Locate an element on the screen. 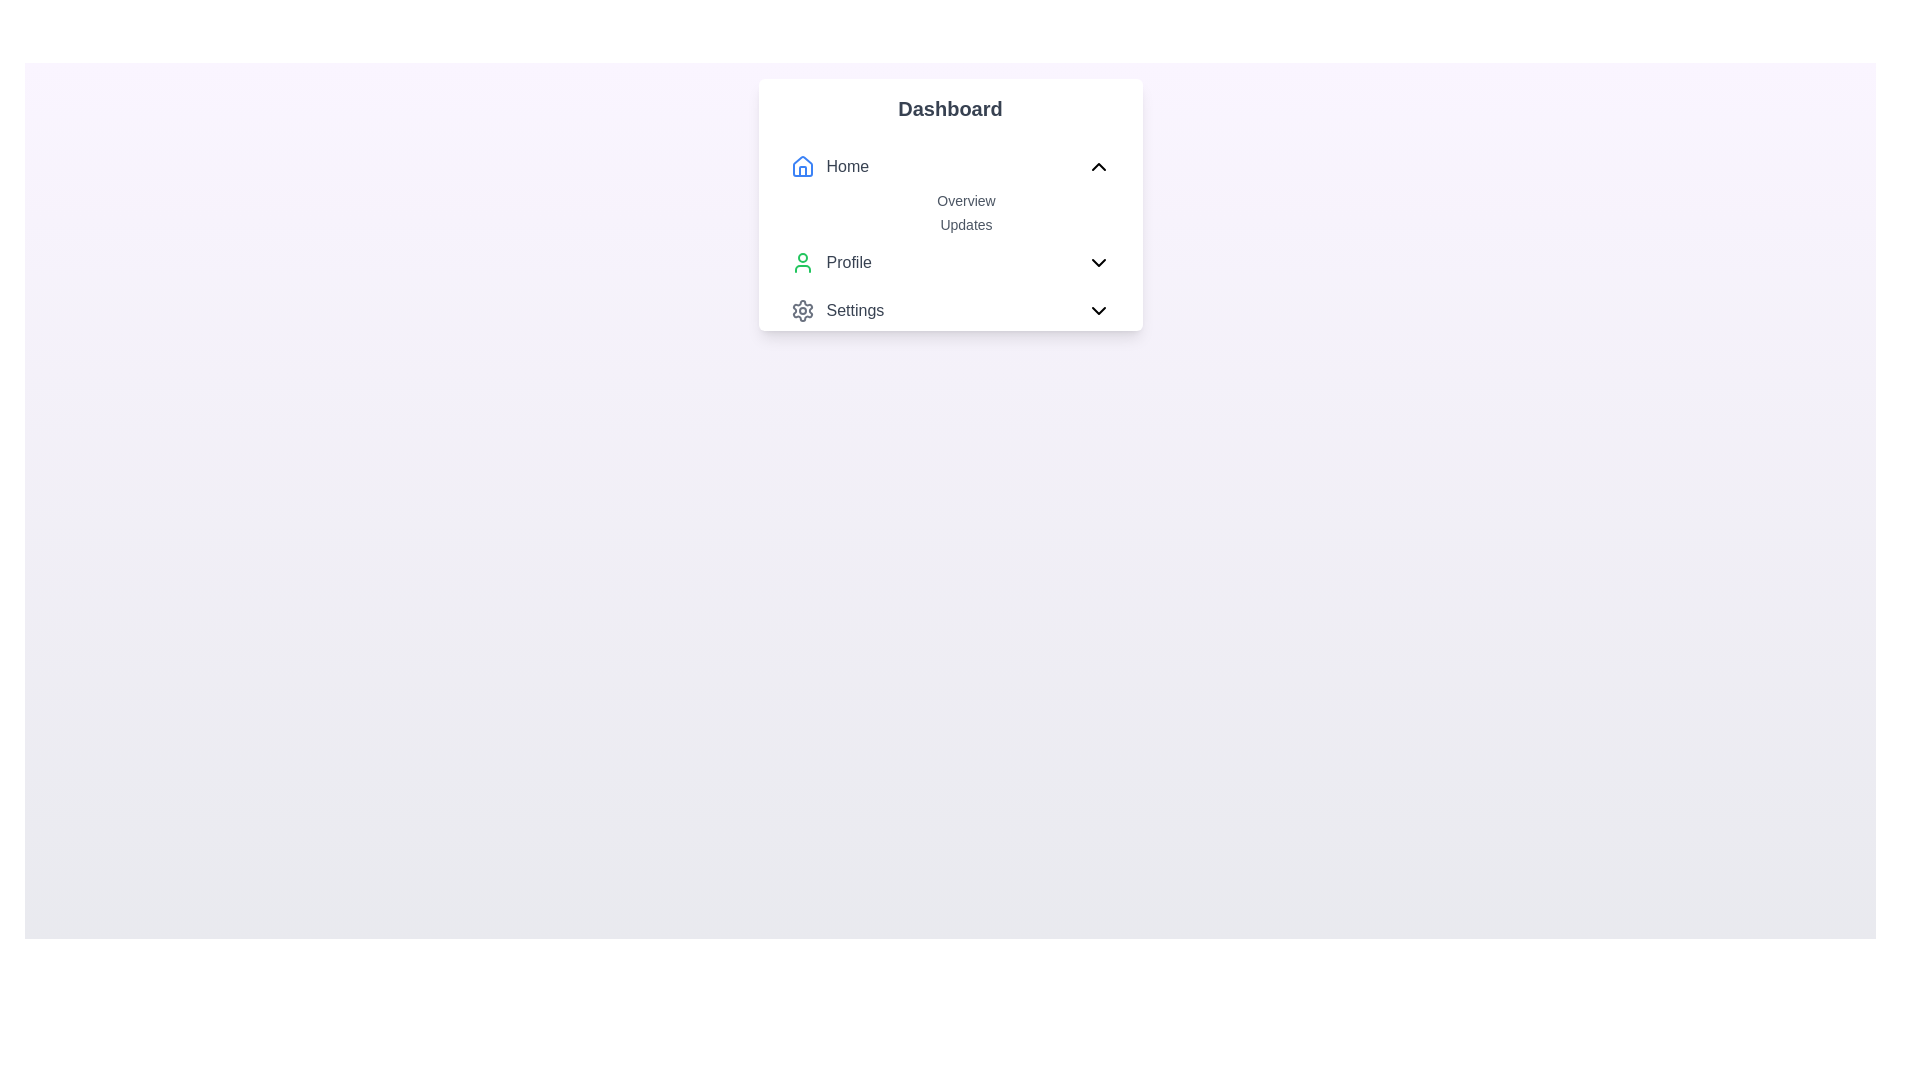  the icon located on the far right of the 'Profile' menu item is located at coordinates (1097, 261).